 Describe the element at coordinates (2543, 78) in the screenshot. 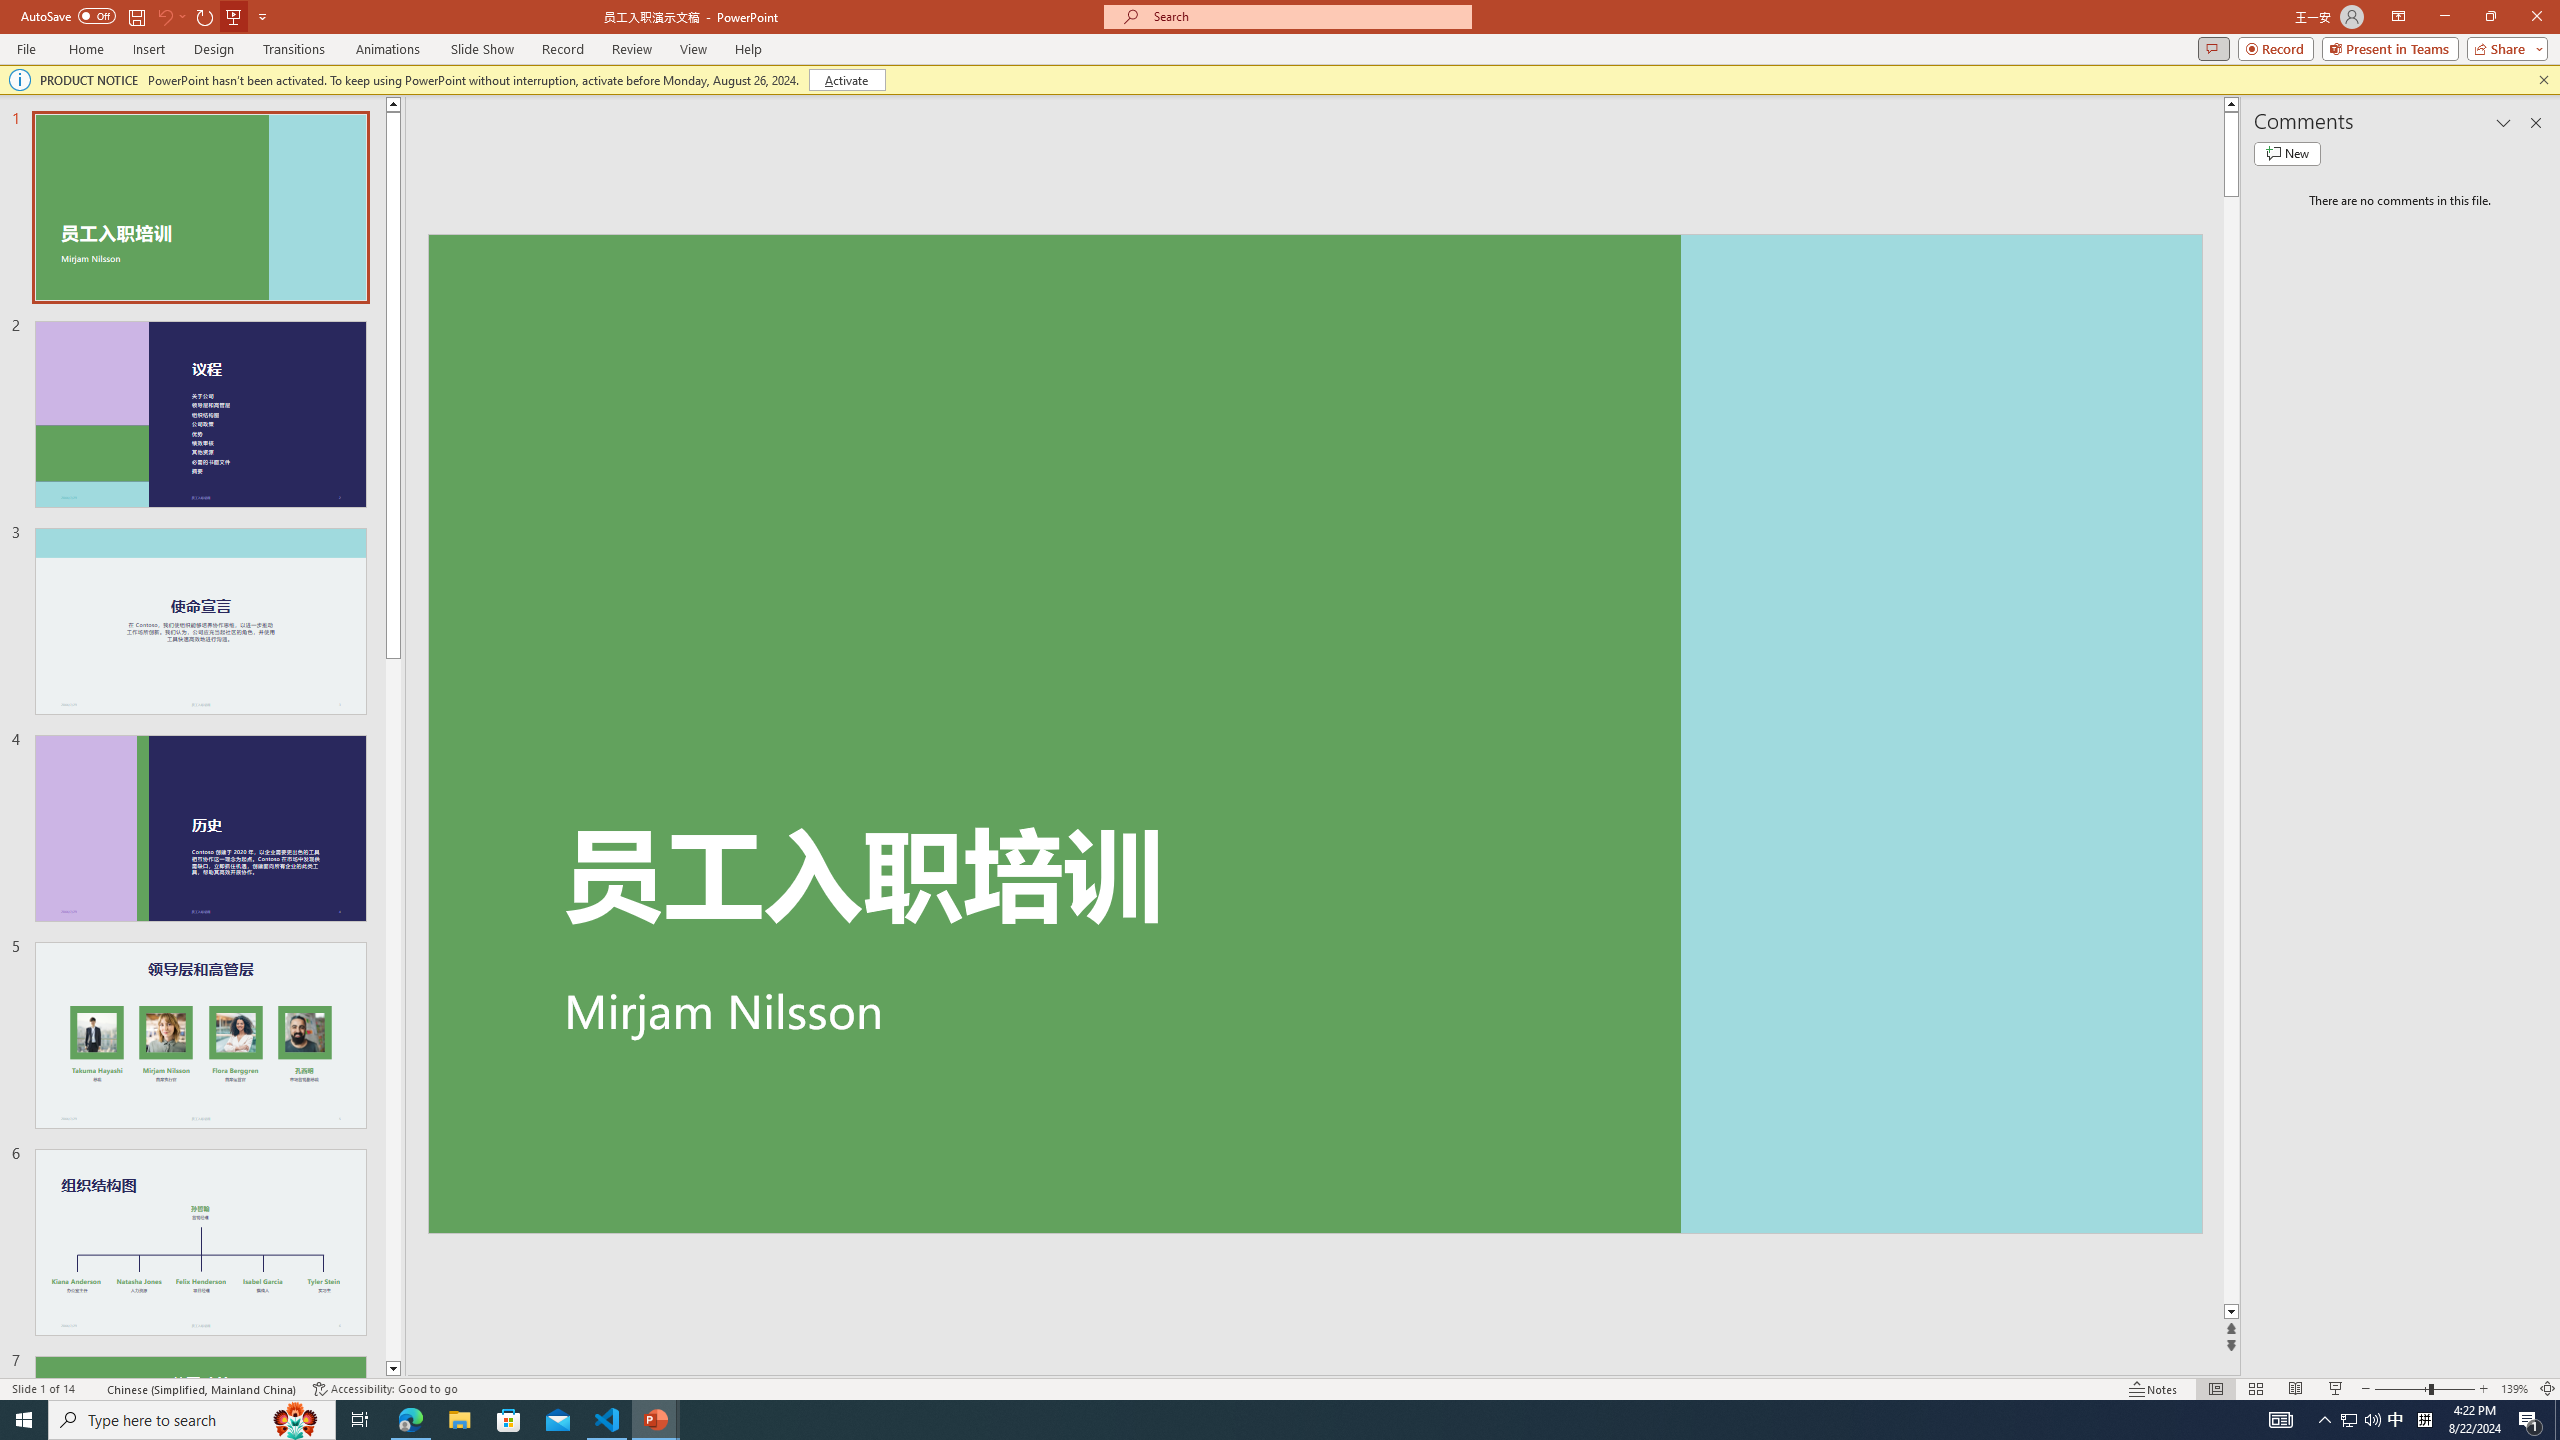

I see `'Close this message'` at that location.